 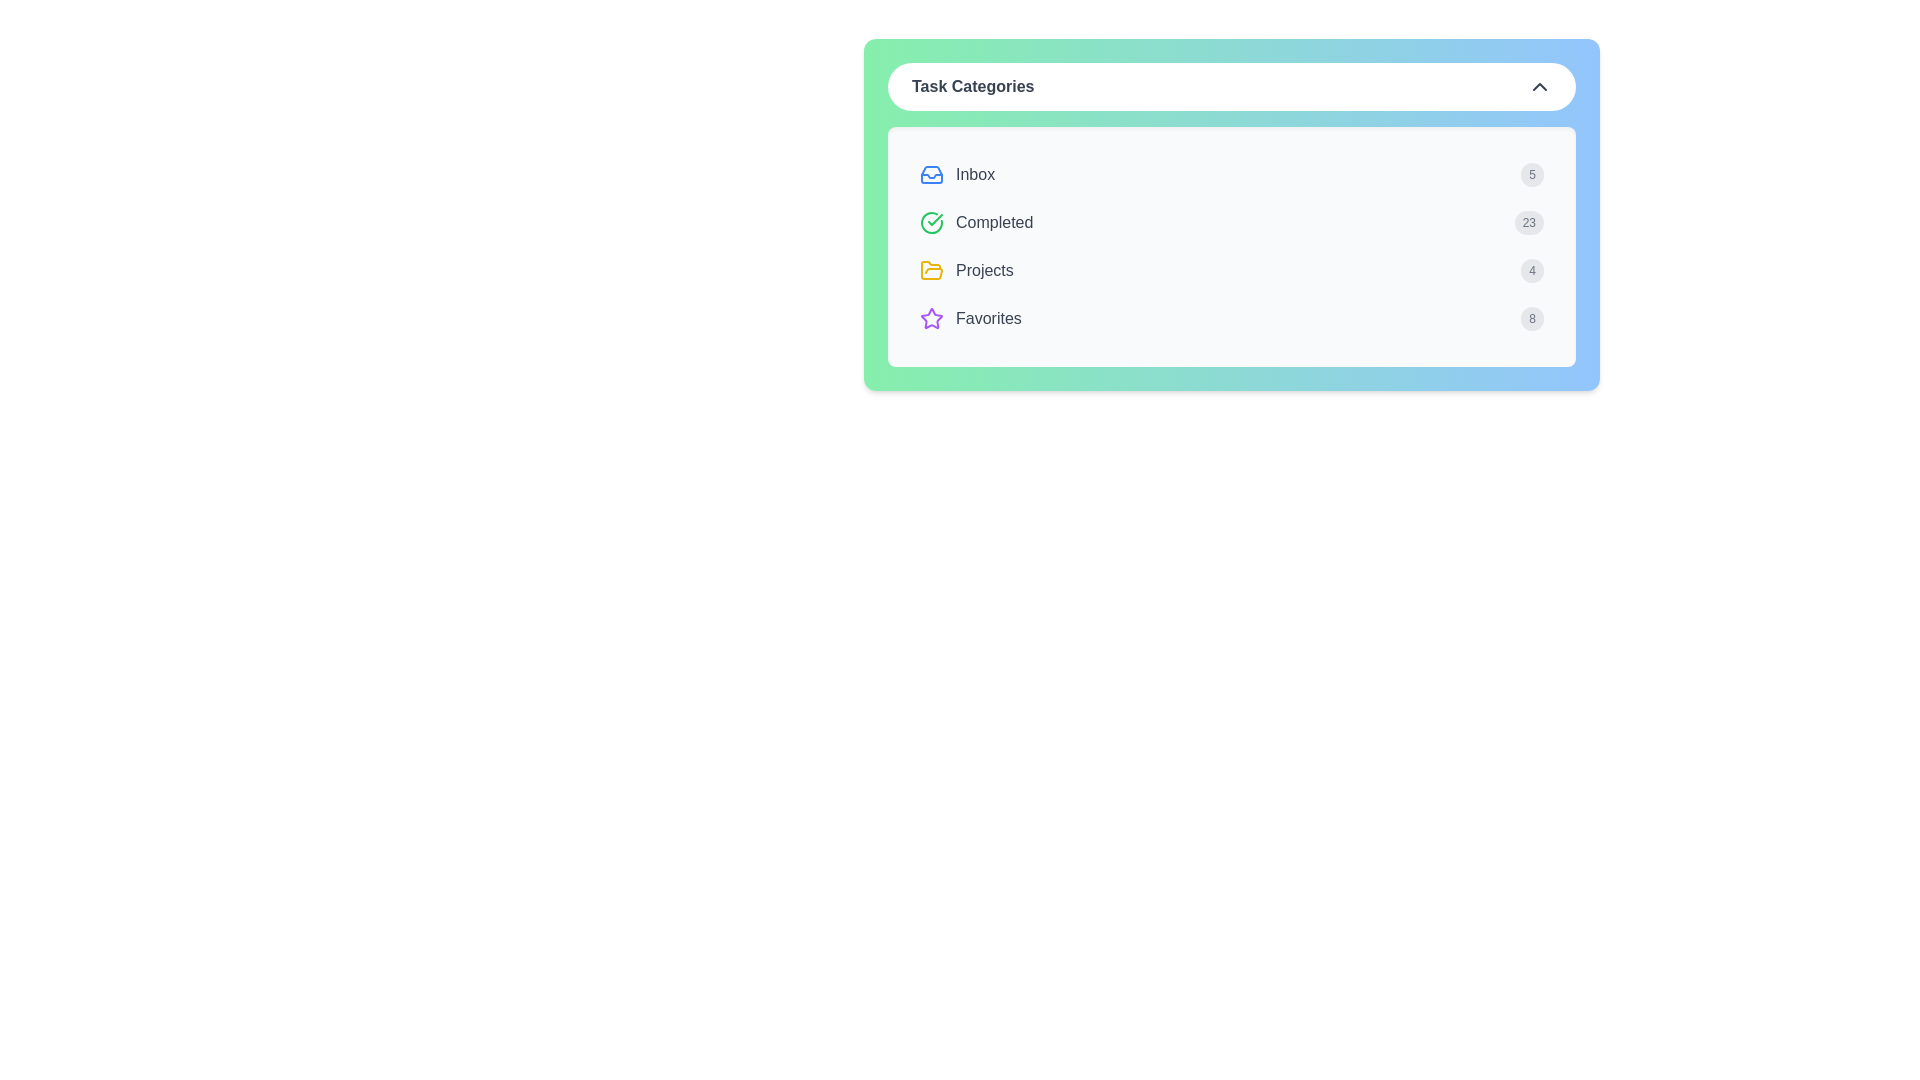 What do you see at coordinates (1531, 270) in the screenshot?
I see `the small, rounded rectangular badge with a gray background containing the numeral '4'` at bounding box center [1531, 270].